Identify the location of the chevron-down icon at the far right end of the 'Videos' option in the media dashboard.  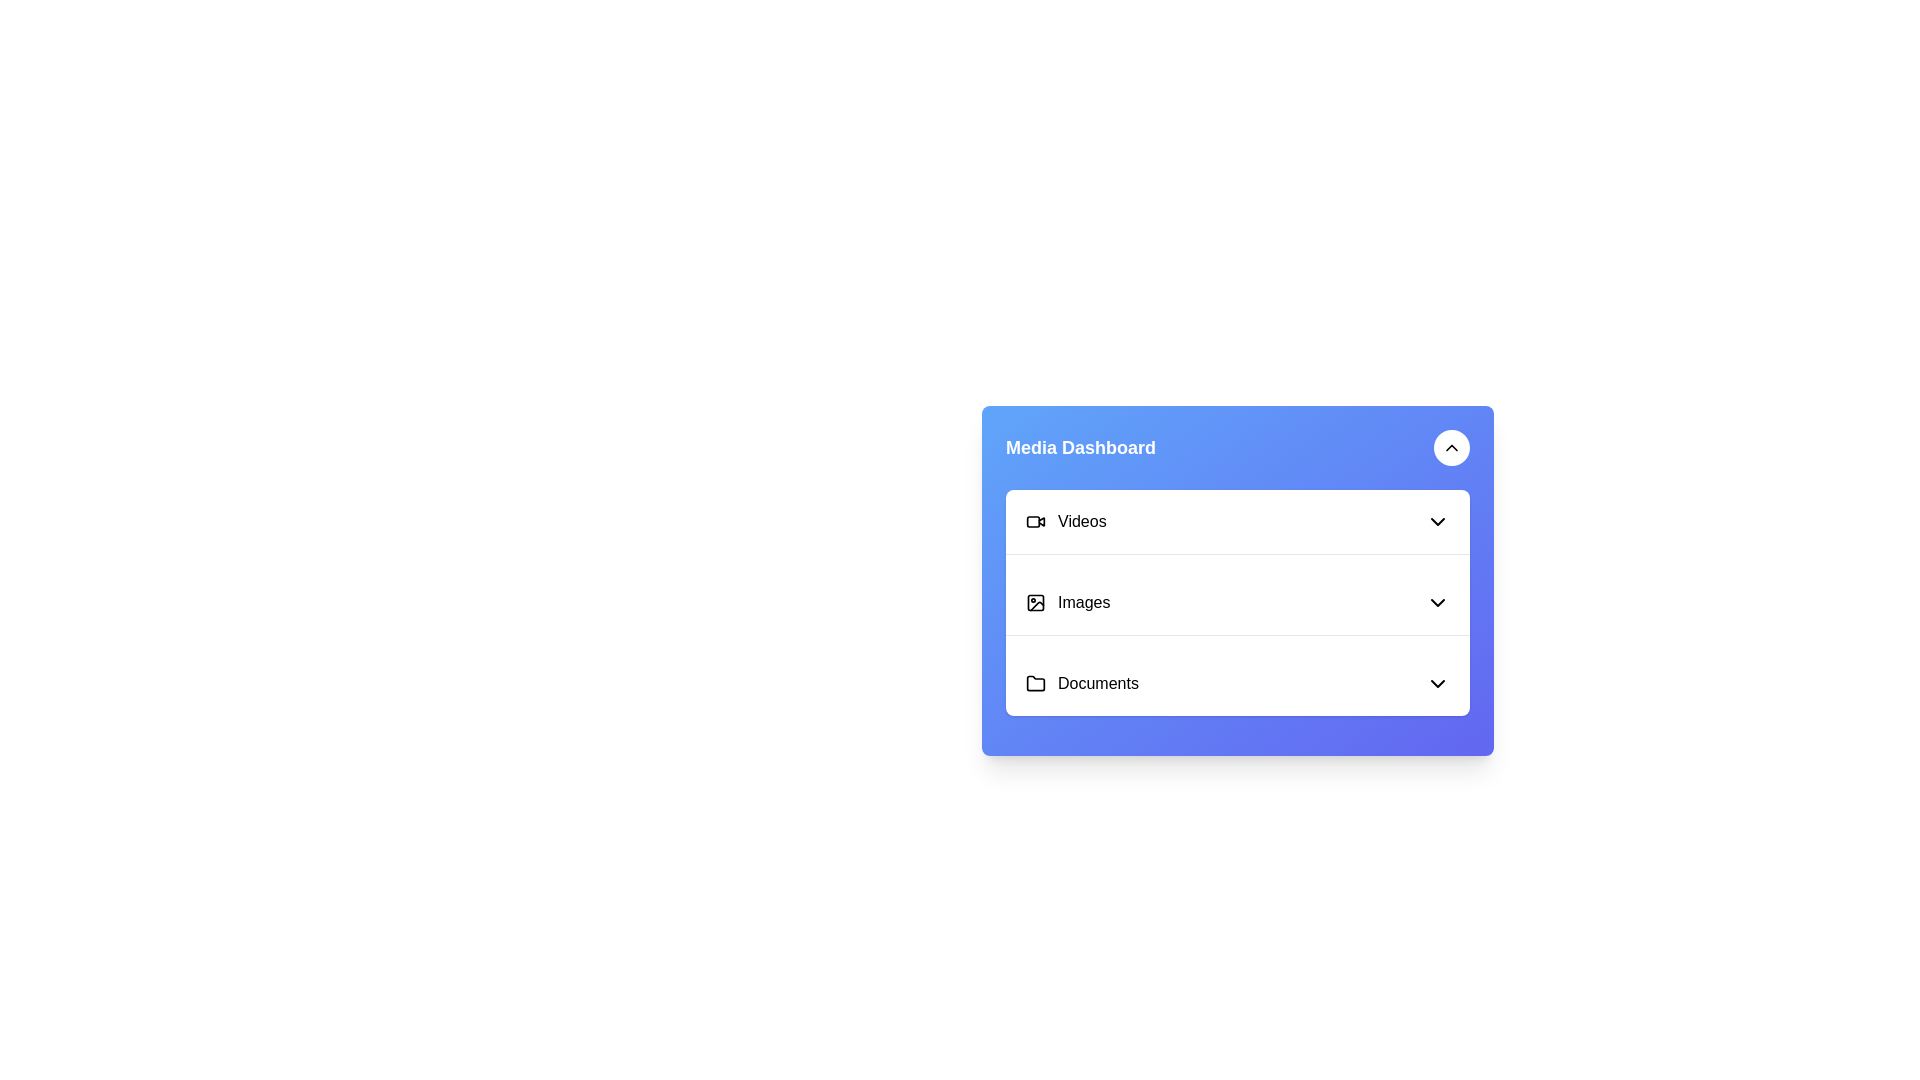
(1437, 520).